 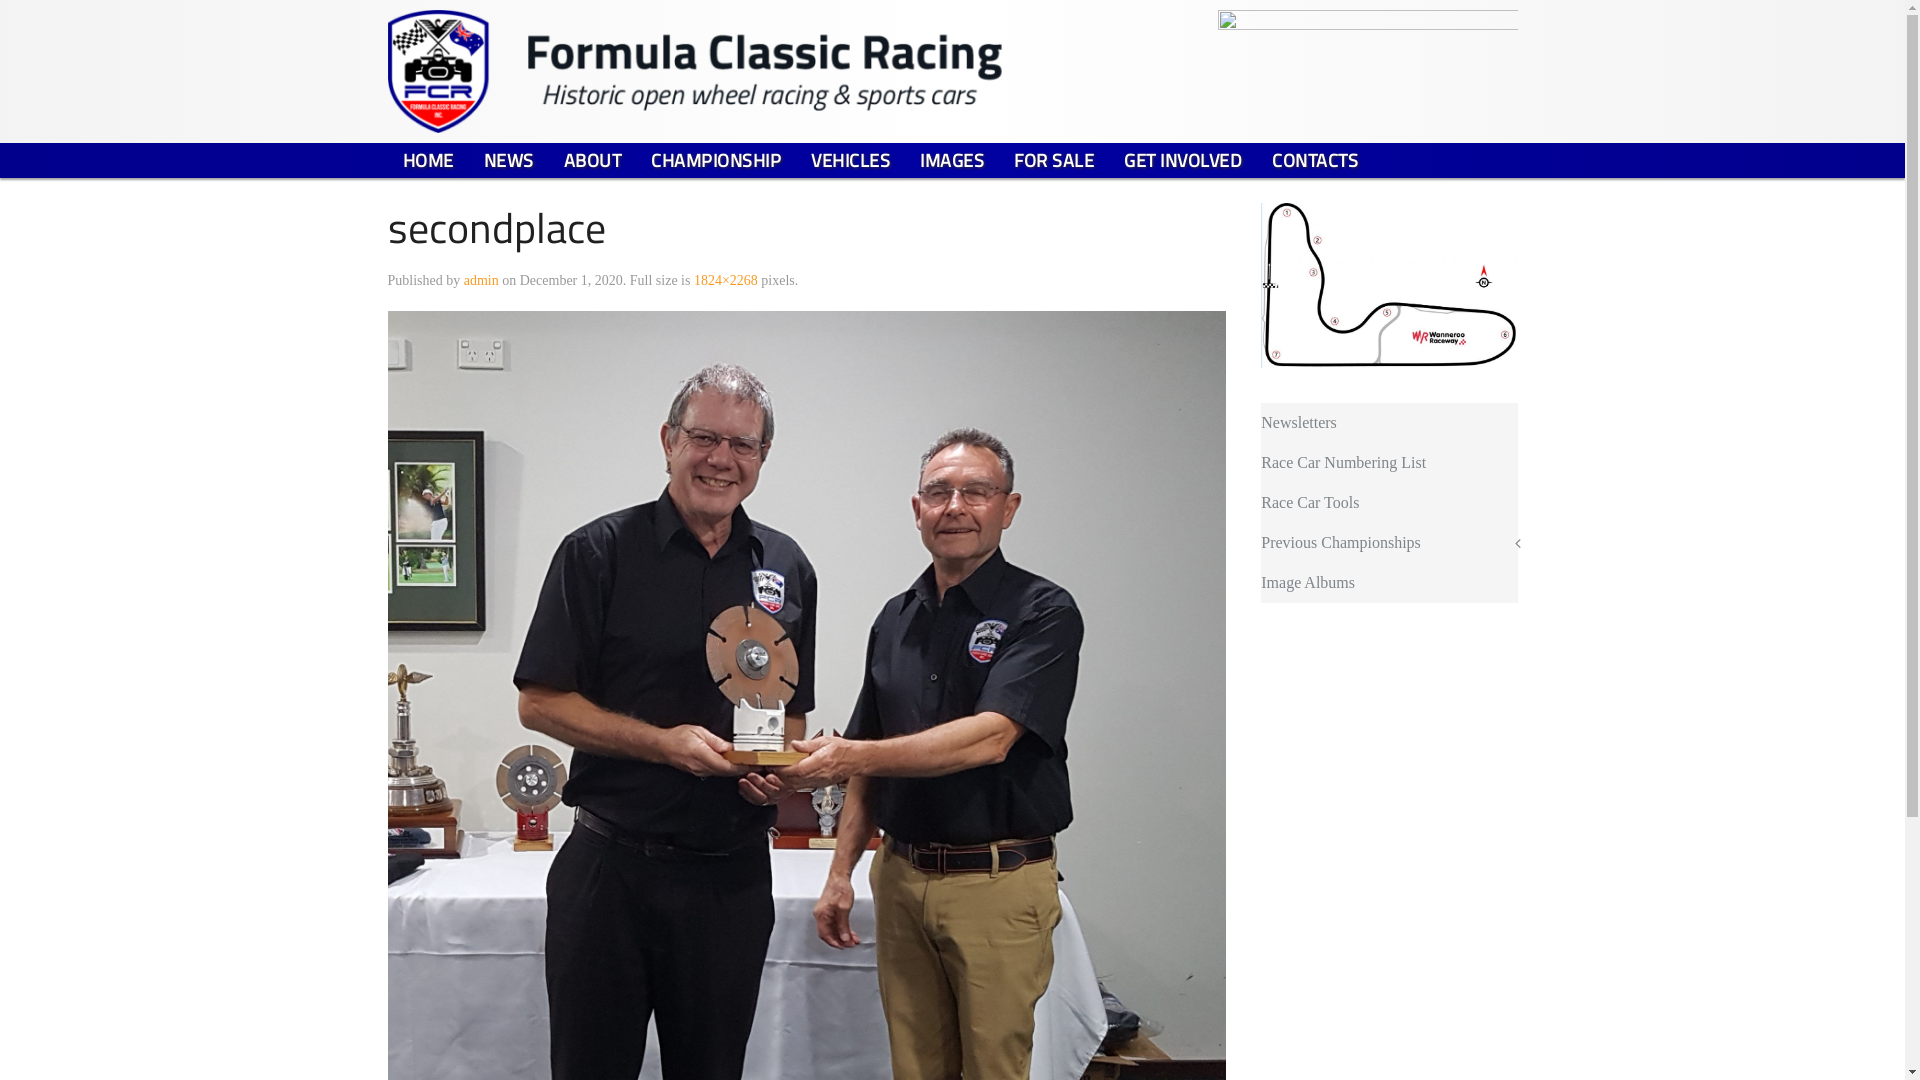 I want to click on 'NEWS', so click(x=508, y=159).